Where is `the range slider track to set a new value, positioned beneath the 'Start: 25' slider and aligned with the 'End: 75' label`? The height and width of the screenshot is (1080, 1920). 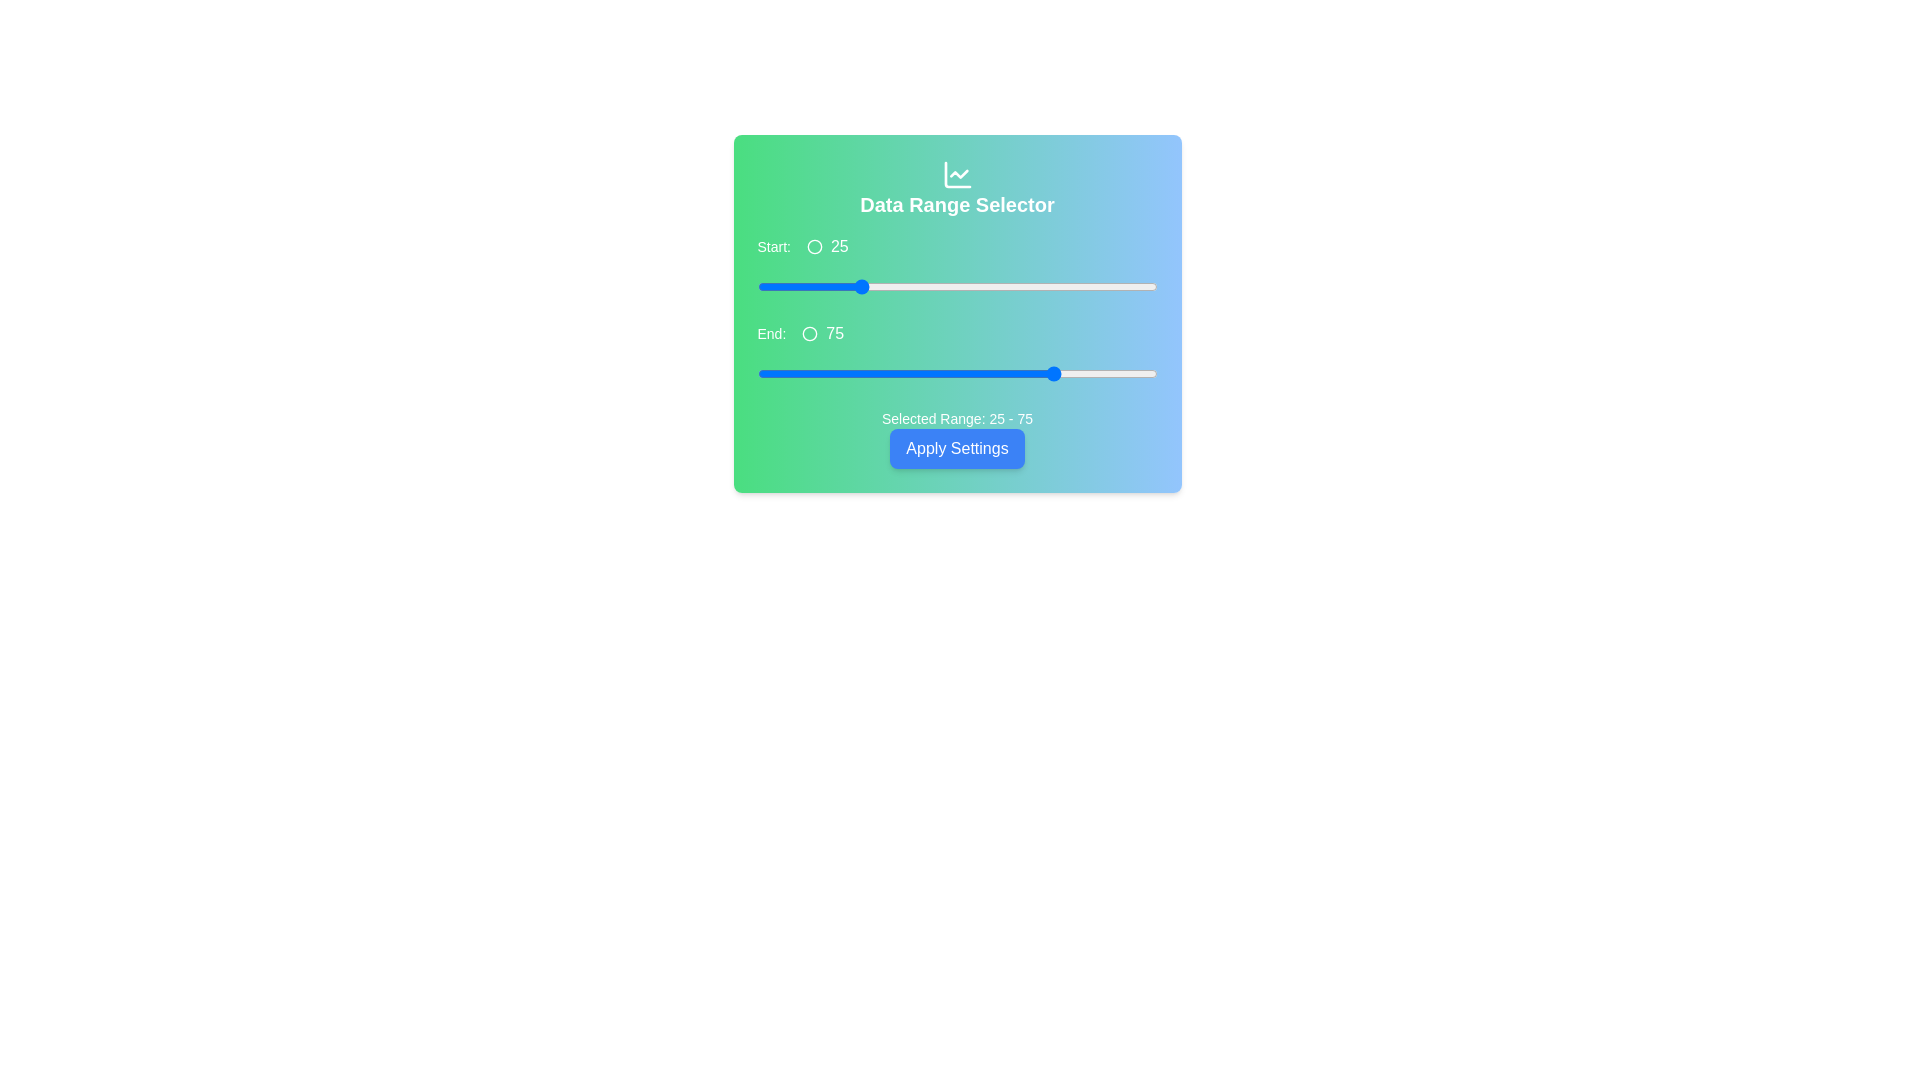 the range slider track to set a new value, positioned beneath the 'Start: 25' slider and aligned with the 'End: 75' label is located at coordinates (956, 374).